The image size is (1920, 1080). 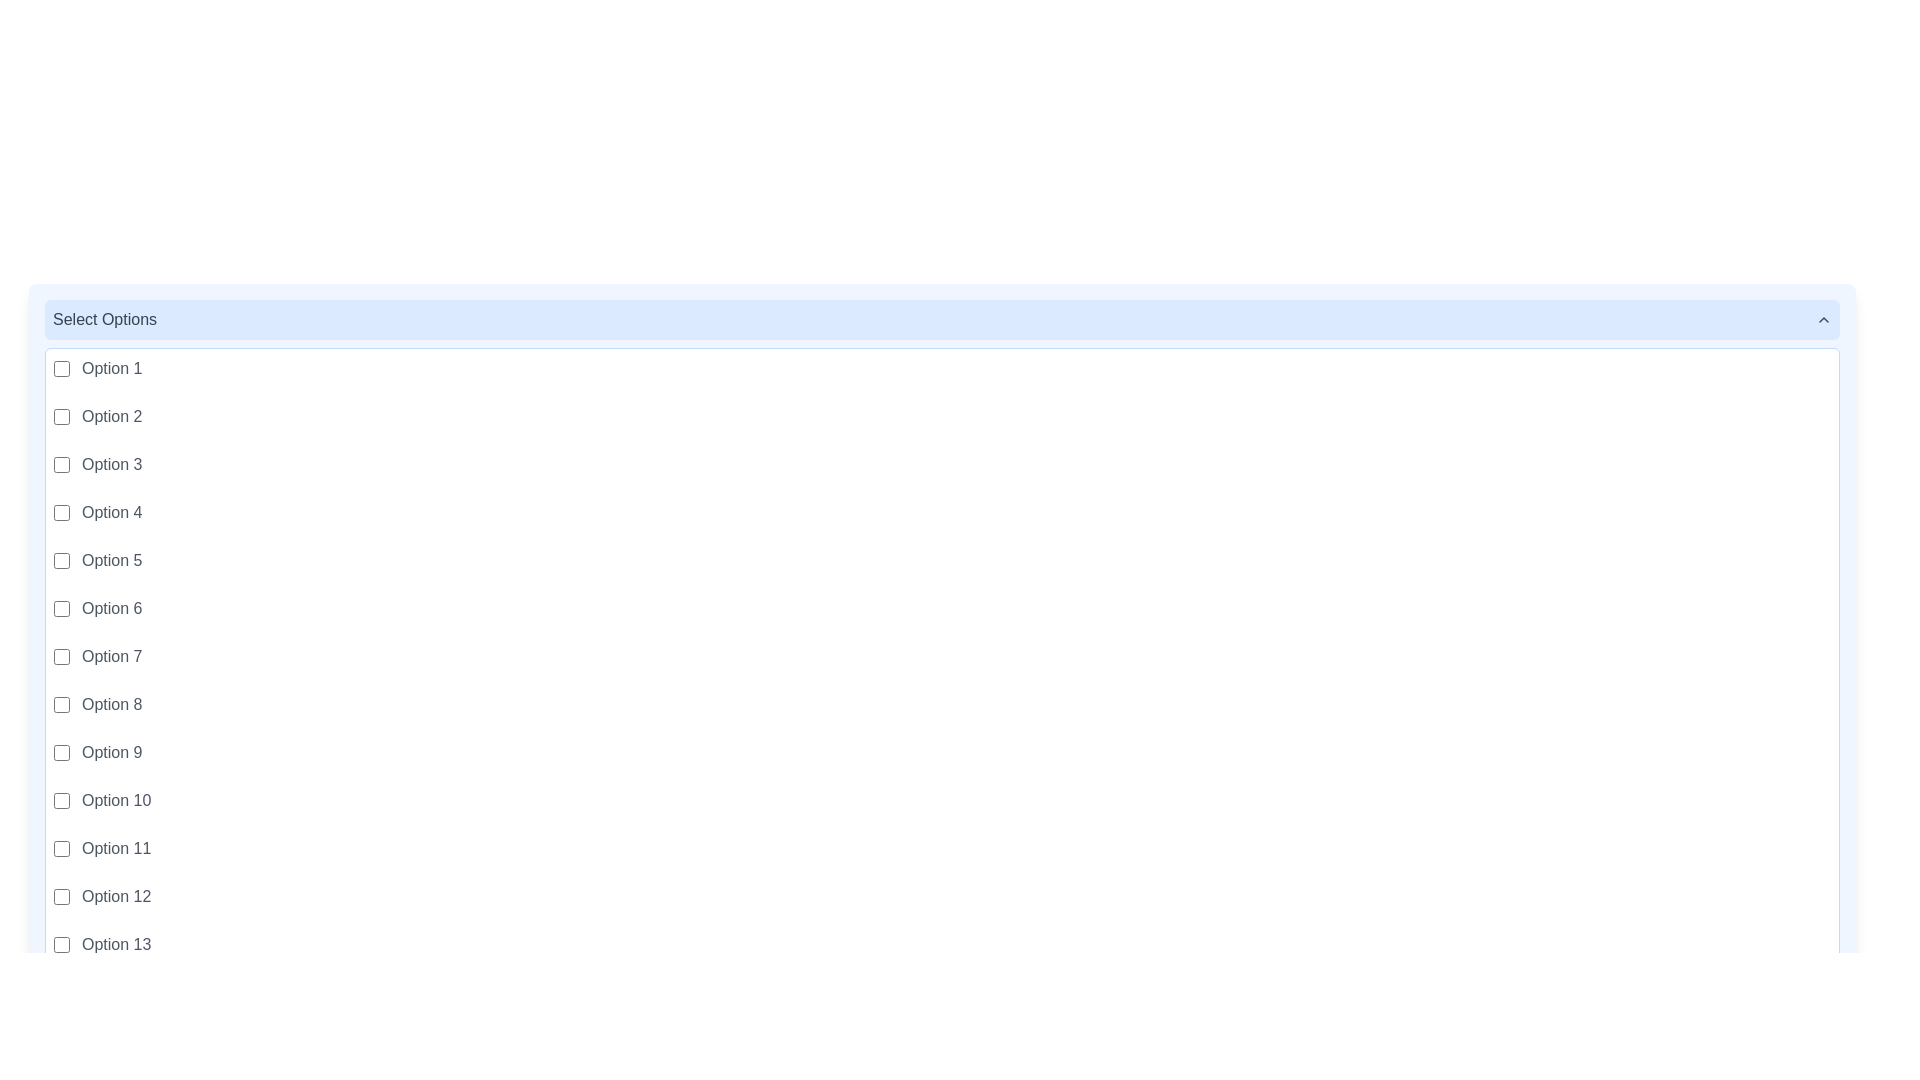 I want to click on the checkbox for keyboard navigation, so click(x=62, y=656).